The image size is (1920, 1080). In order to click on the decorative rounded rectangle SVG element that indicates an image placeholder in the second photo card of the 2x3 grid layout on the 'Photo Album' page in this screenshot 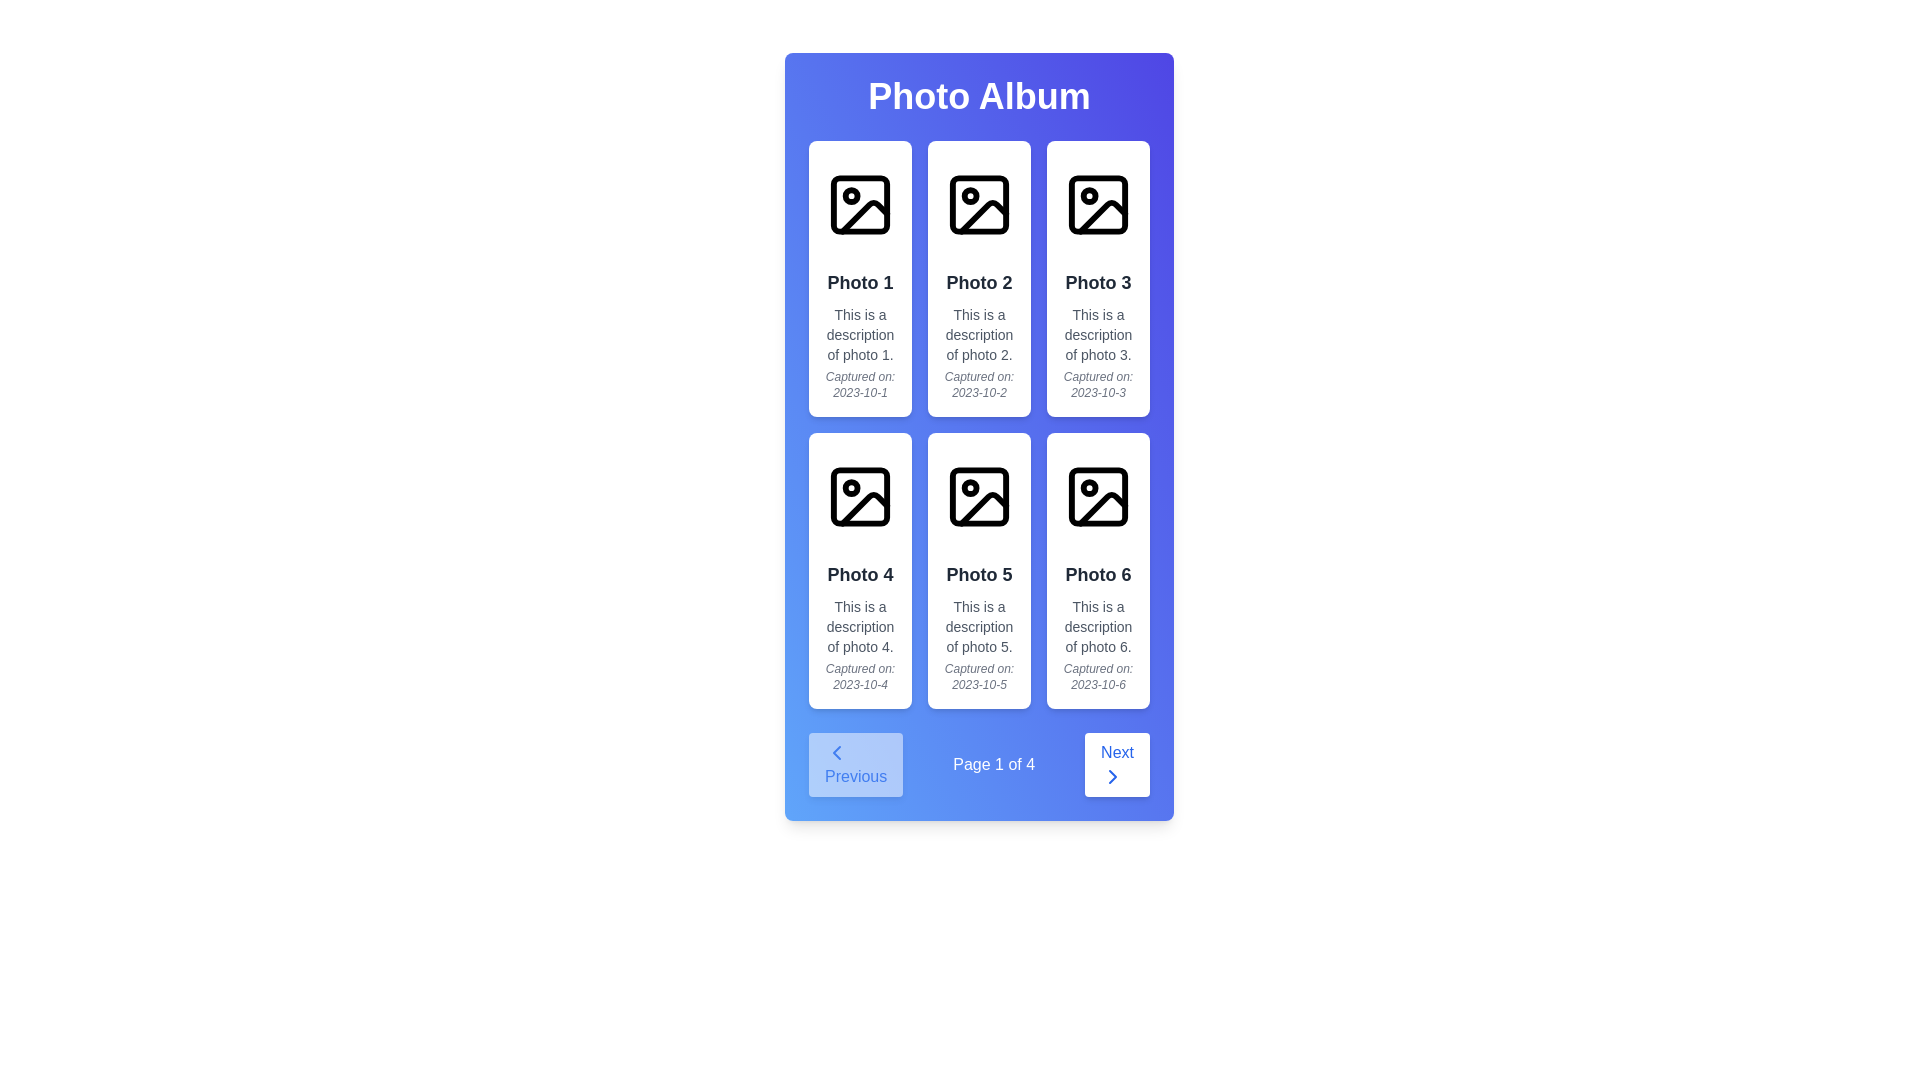, I will do `click(979, 204)`.